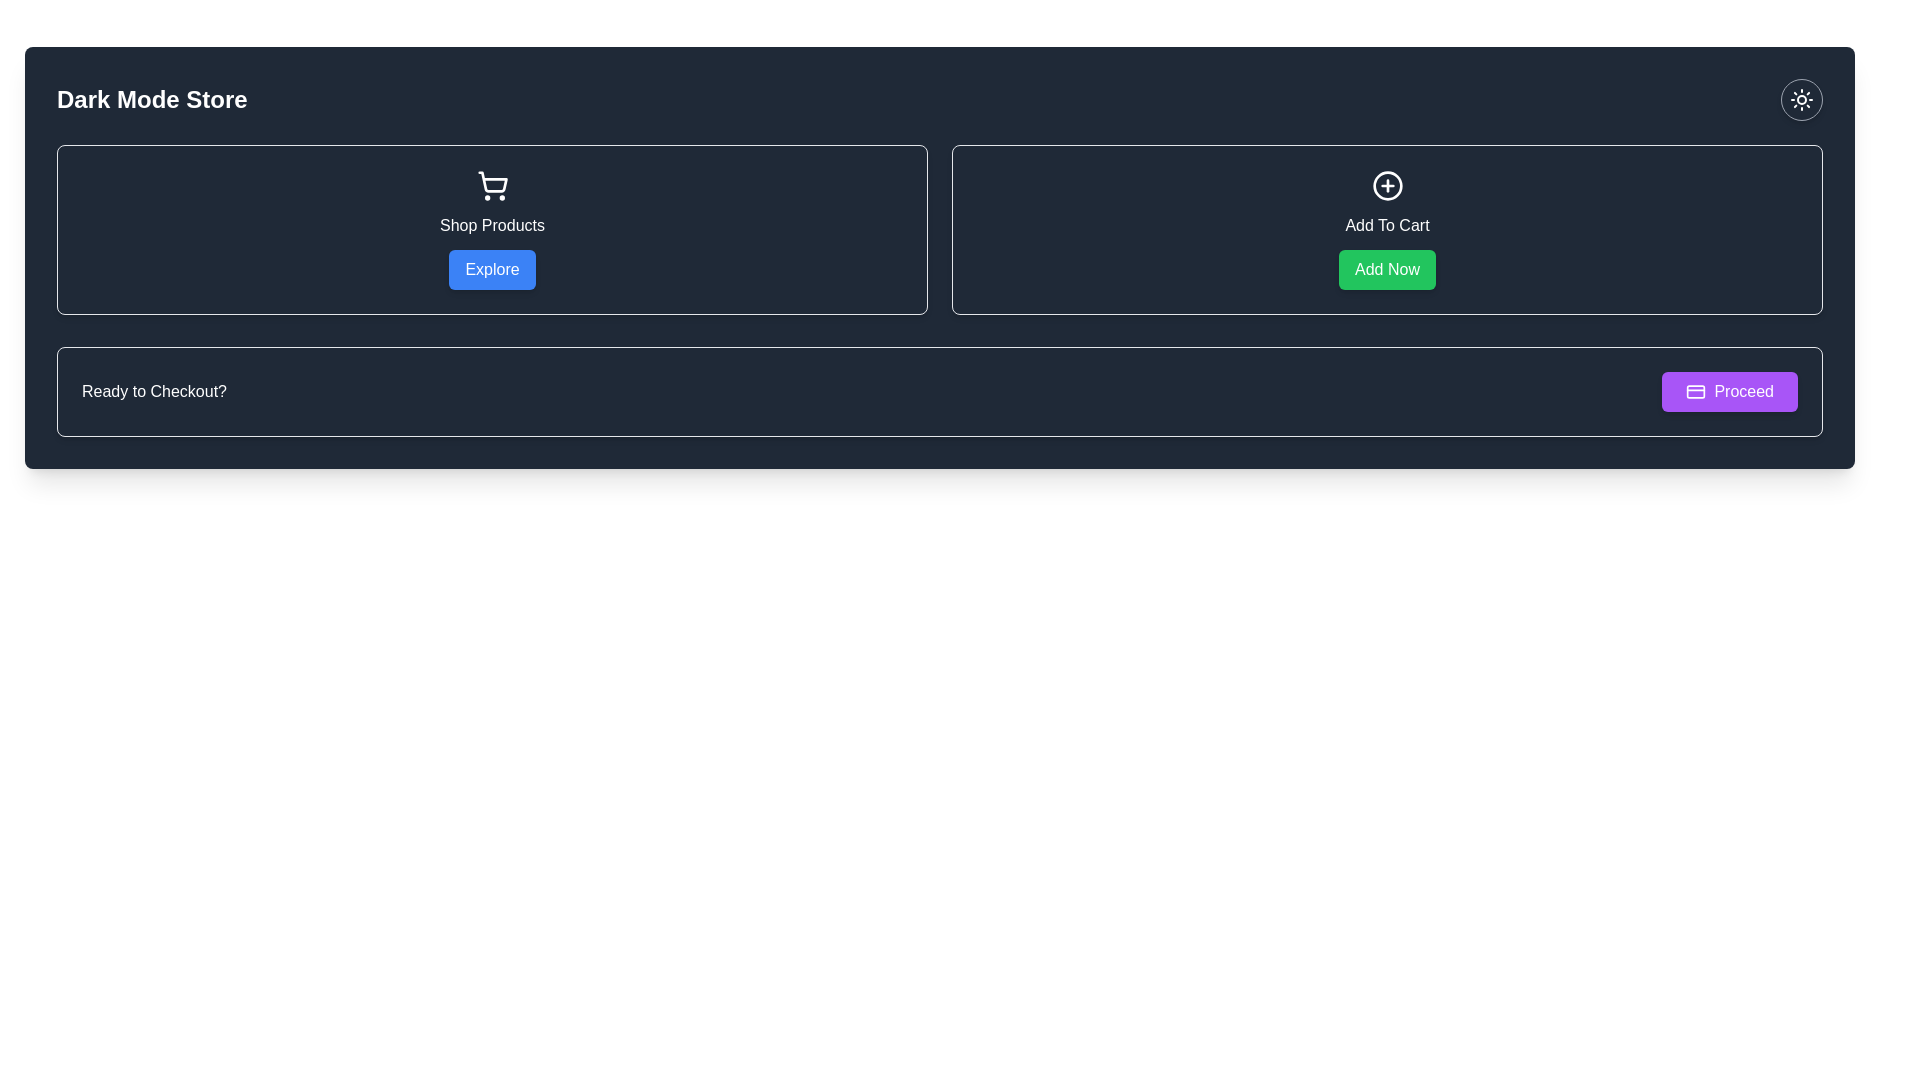 The image size is (1920, 1080). Describe the element at coordinates (1386, 185) in the screenshot. I see `the circular icon with a plus sign at the top center of the 'Add To Cart' section` at that location.